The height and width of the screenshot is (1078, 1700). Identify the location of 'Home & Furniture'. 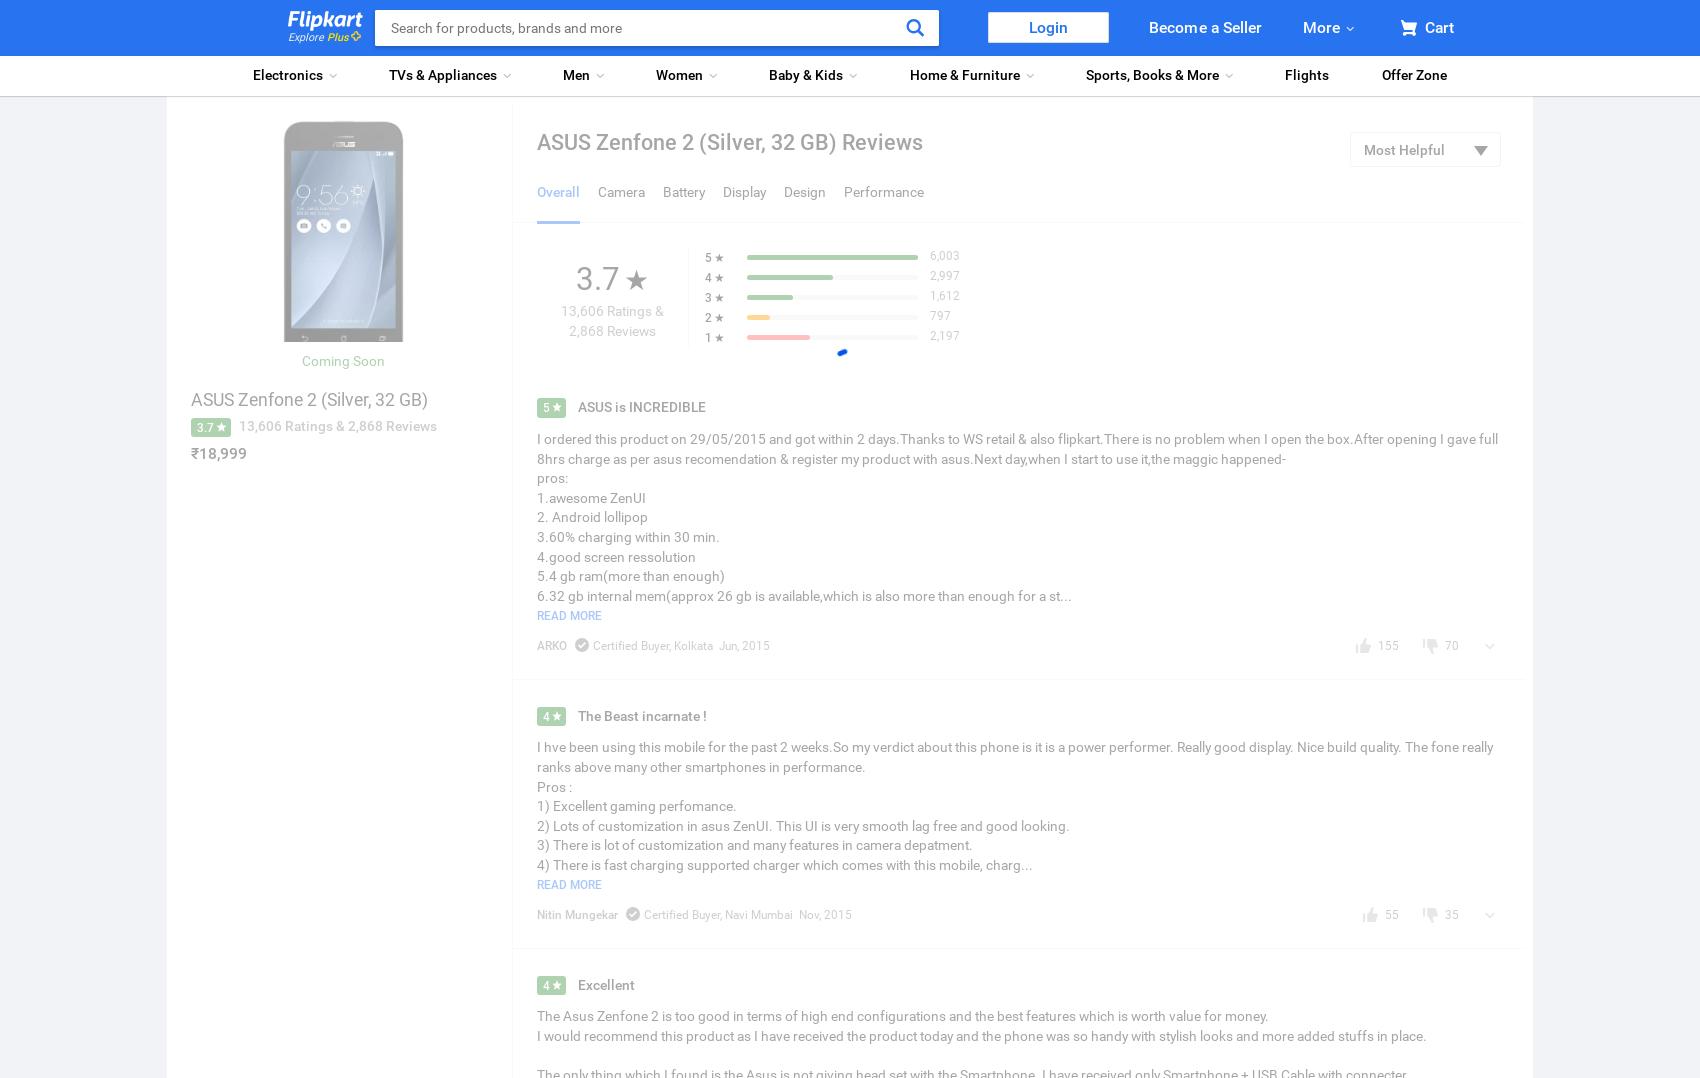
(963, 75).